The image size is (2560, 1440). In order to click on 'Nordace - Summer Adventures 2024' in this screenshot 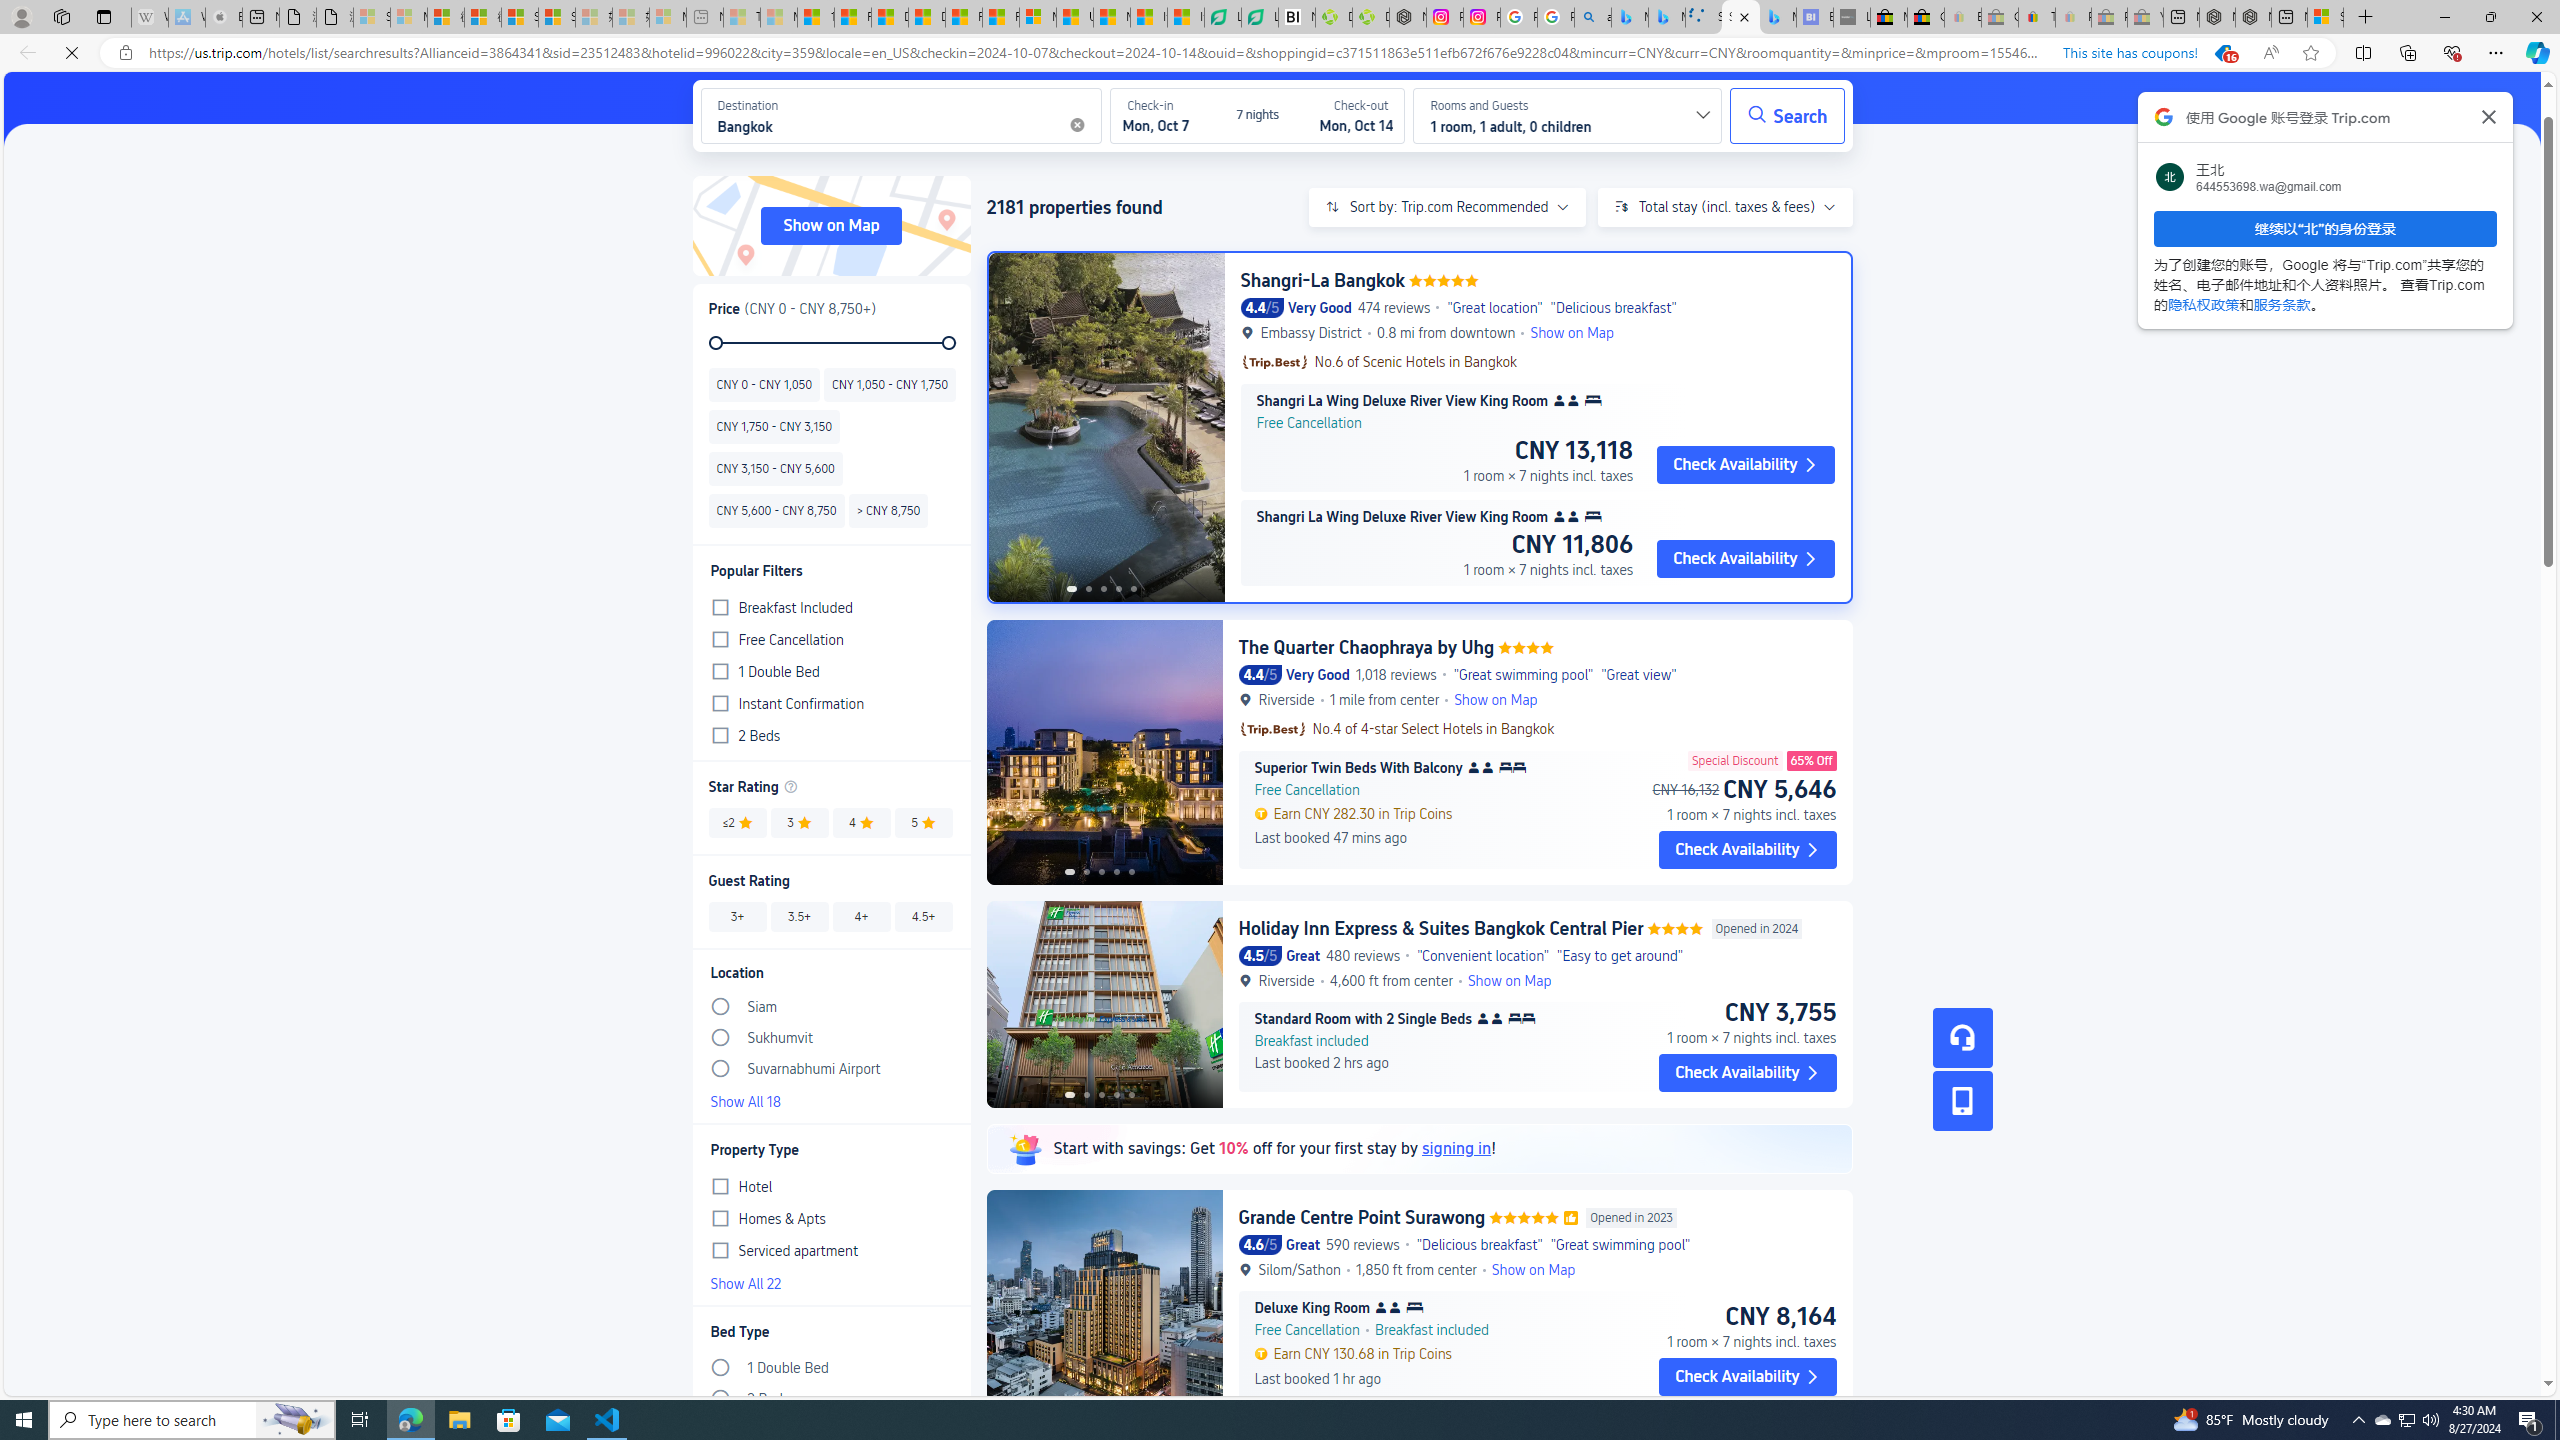, I will do `click(2254, 16)`.